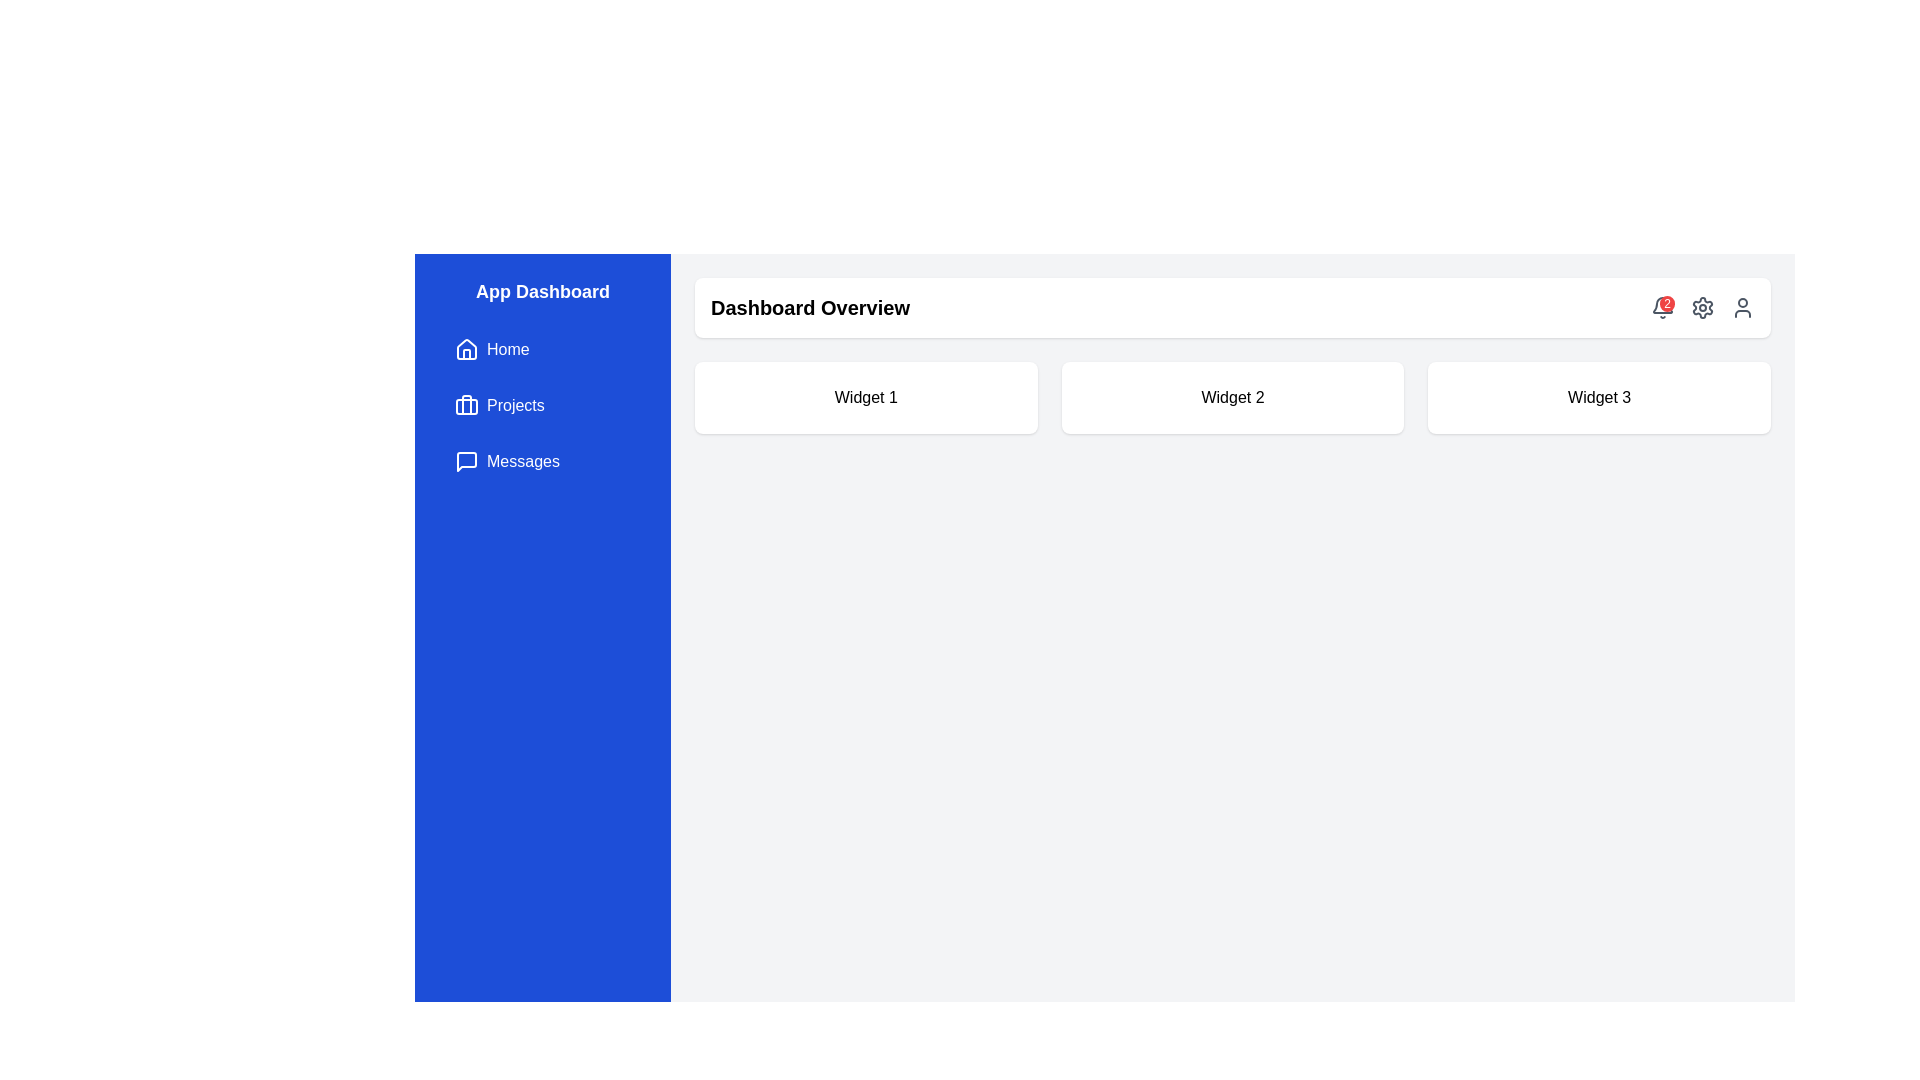 The width and height of the screenshot is (1920, 1080). I want to click on the Indicator Badge that displays the number of new notifications, located in the top-right corner of the bell-shaped notification icon in the header bar, so click(1667, 304).